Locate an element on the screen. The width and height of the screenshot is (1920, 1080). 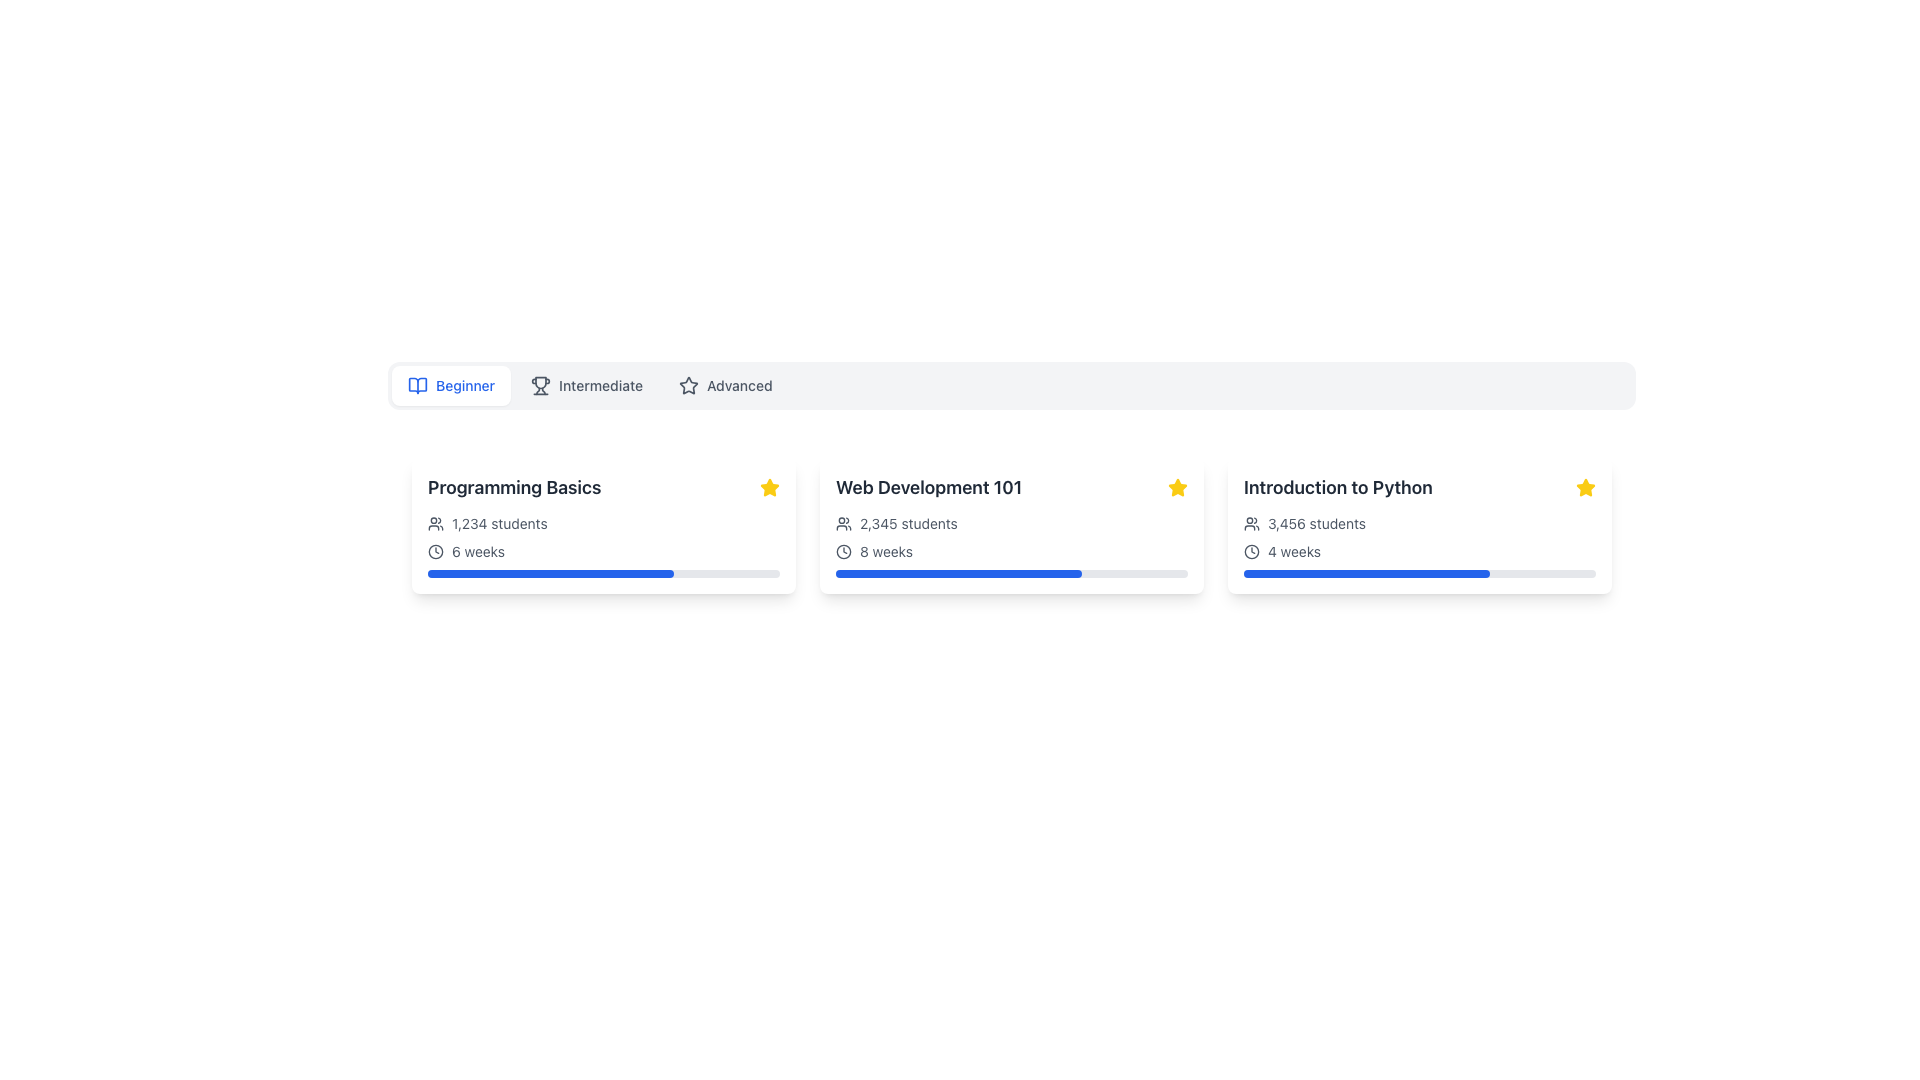
the progress is located at coordinates (624, 574).